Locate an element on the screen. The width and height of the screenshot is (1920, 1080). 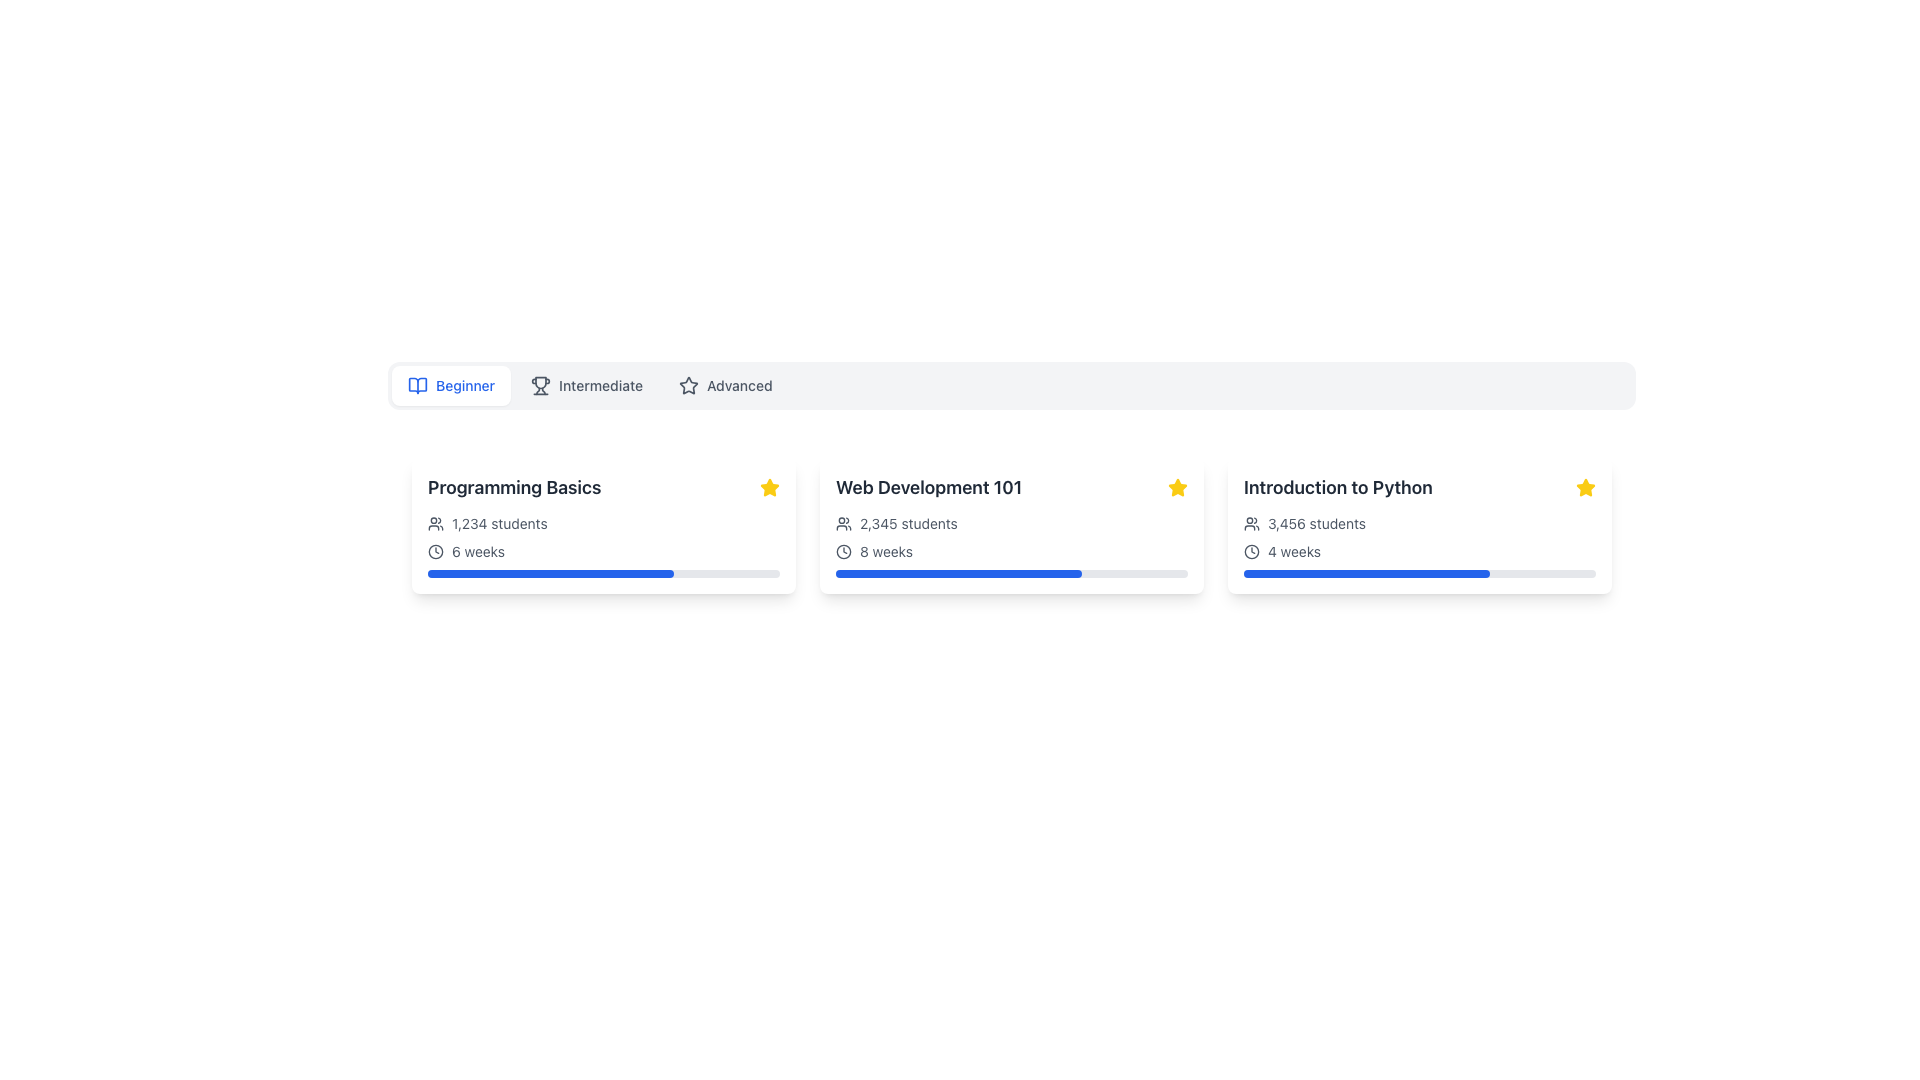
the progress is located at coordinates (624, 574).